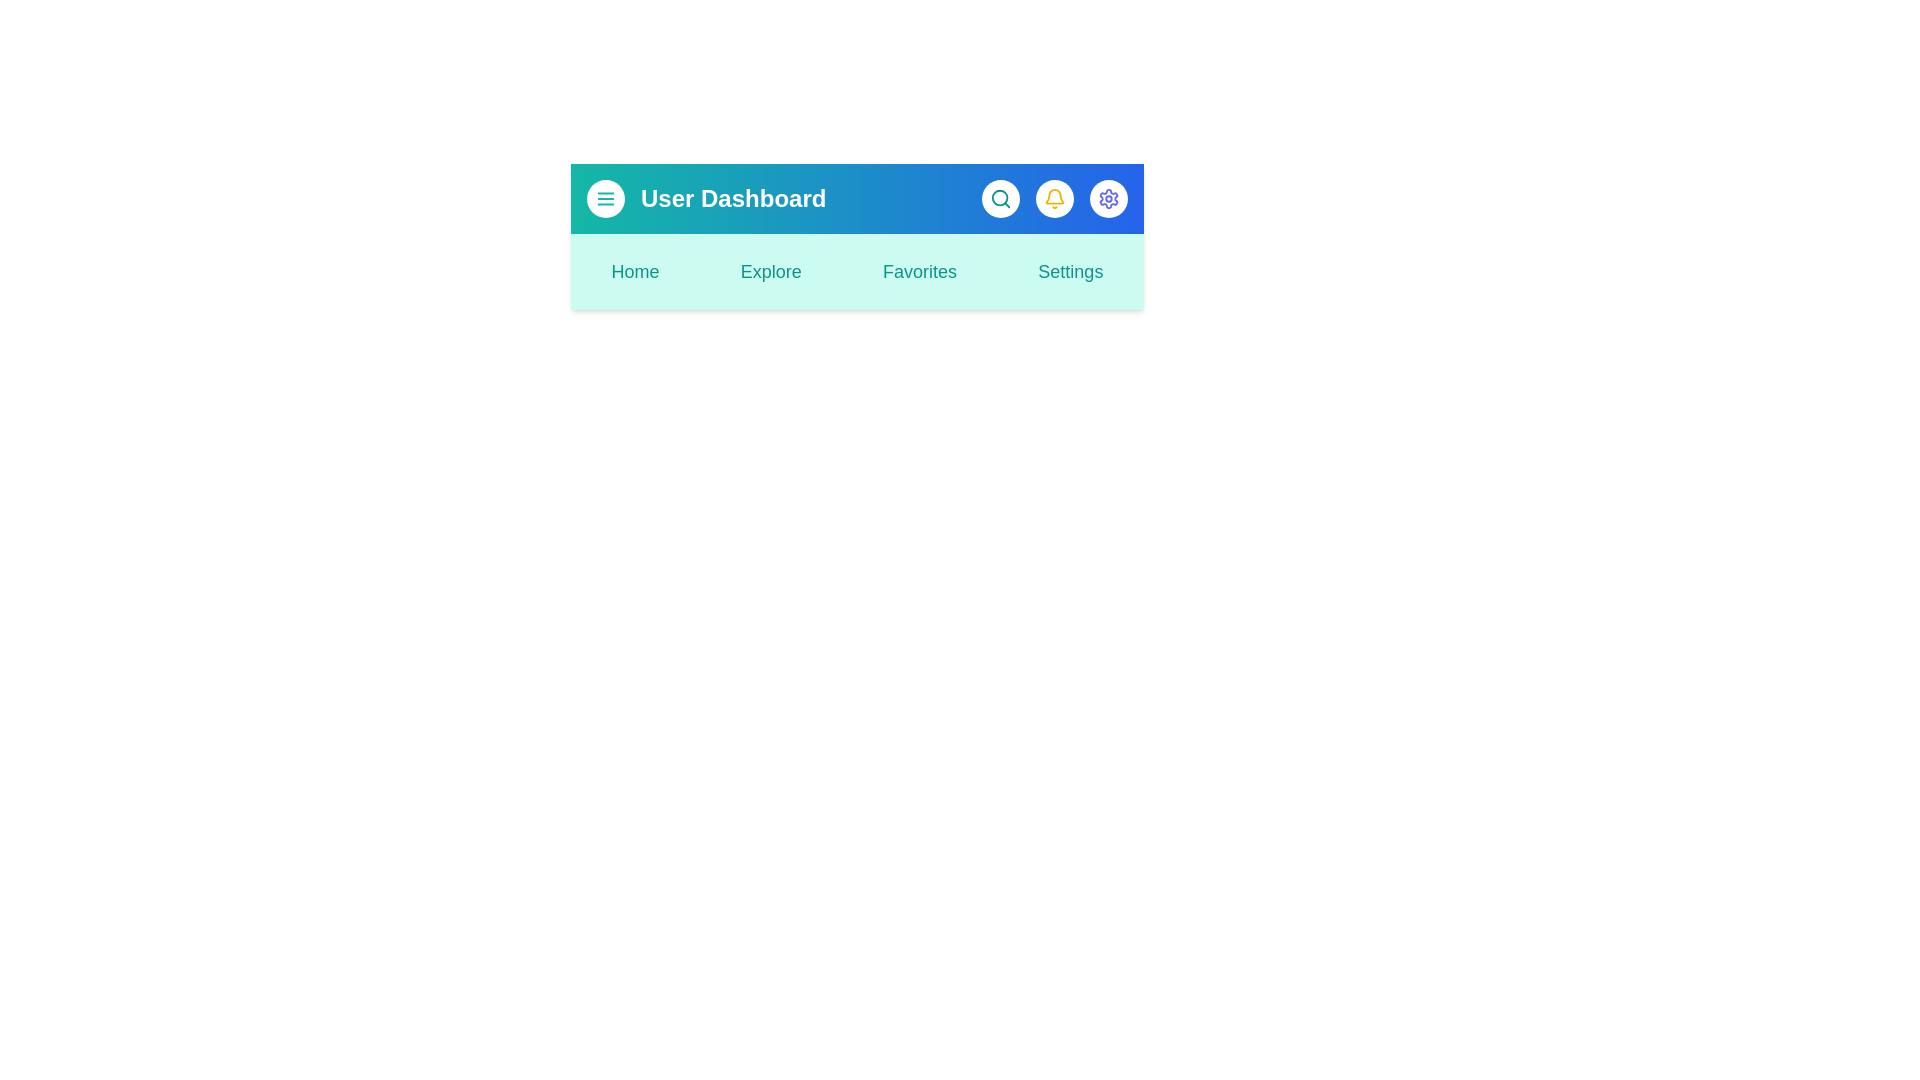  I want to click on the navigation link corresponding to Home, so click(634, 272).